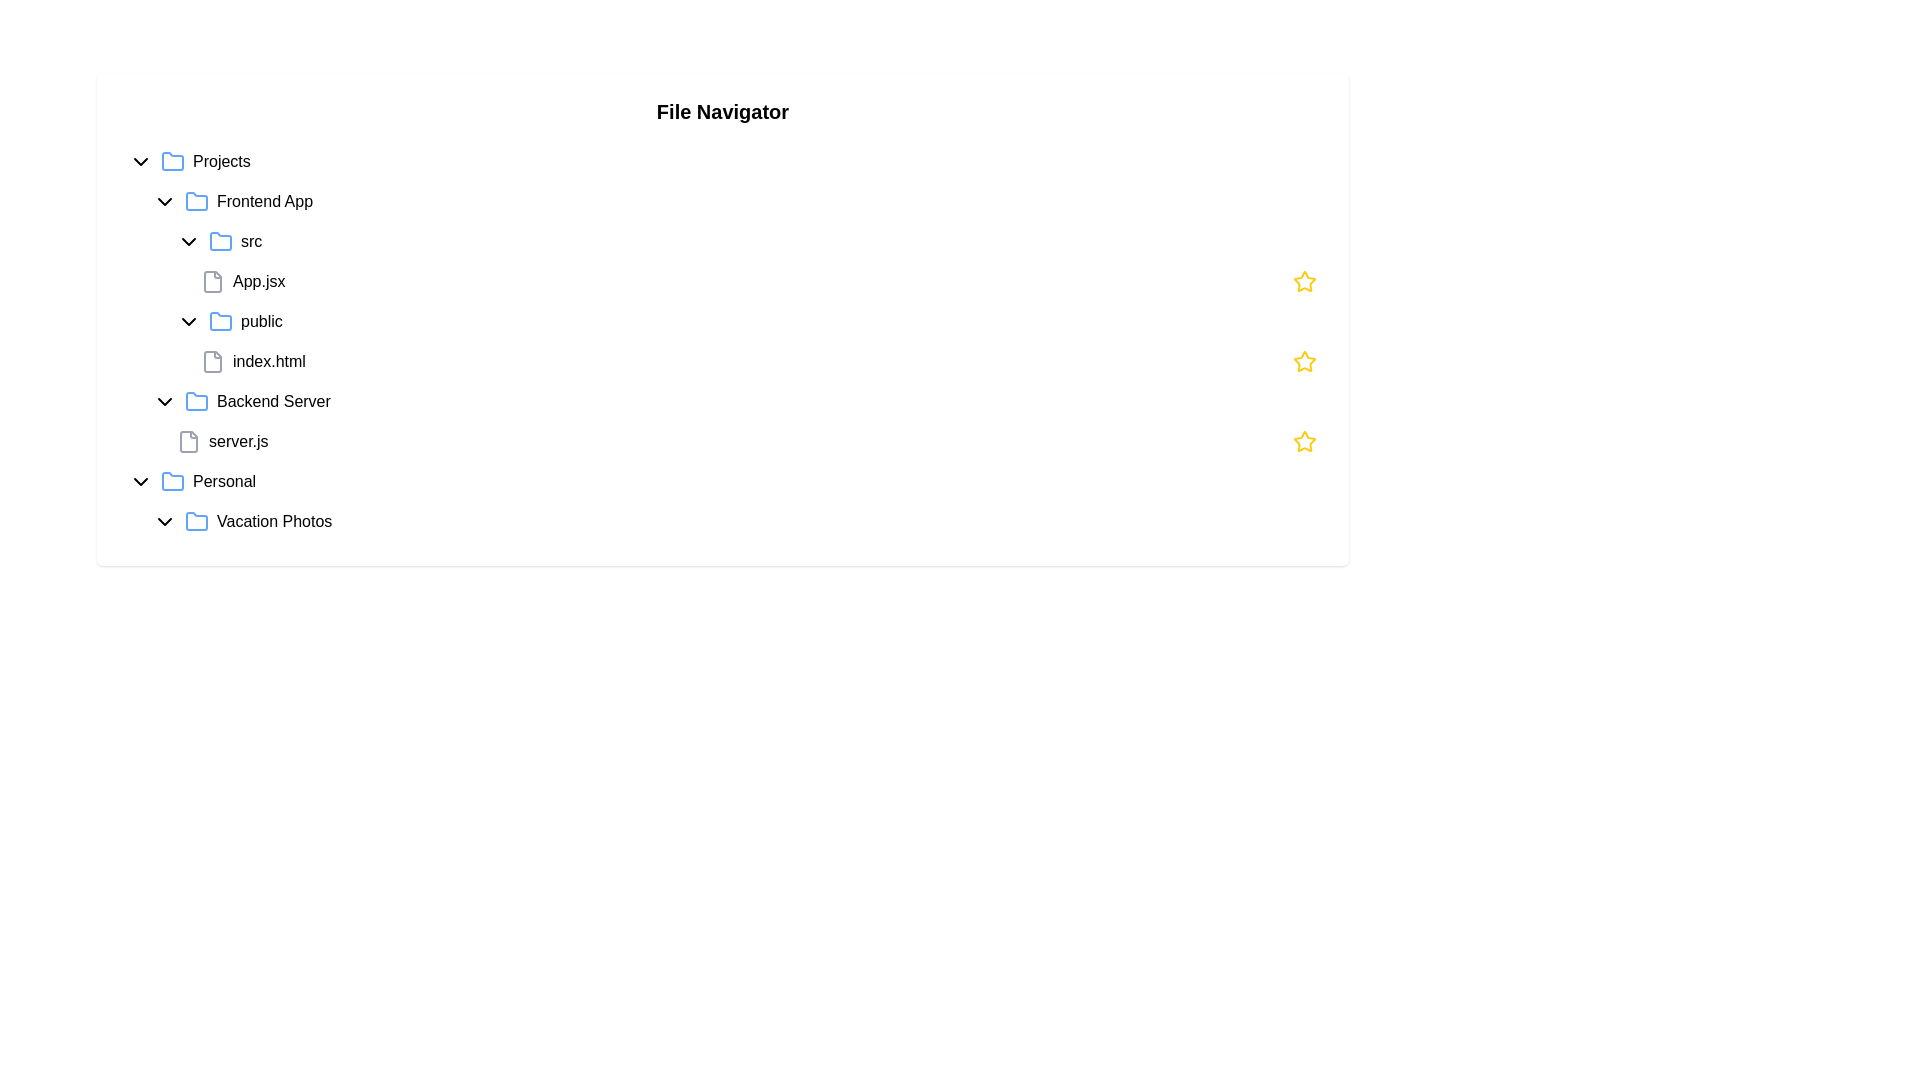 This screenshot has width=1920, height=1080. Describe the element at coordinates (272, 401) in the screenshot. I see `the 'Backend Server' text label in the file navigation tree, which is styled with a medium font weight and positioned next to a blue folder icon, to possibly reveal more options` at that location.